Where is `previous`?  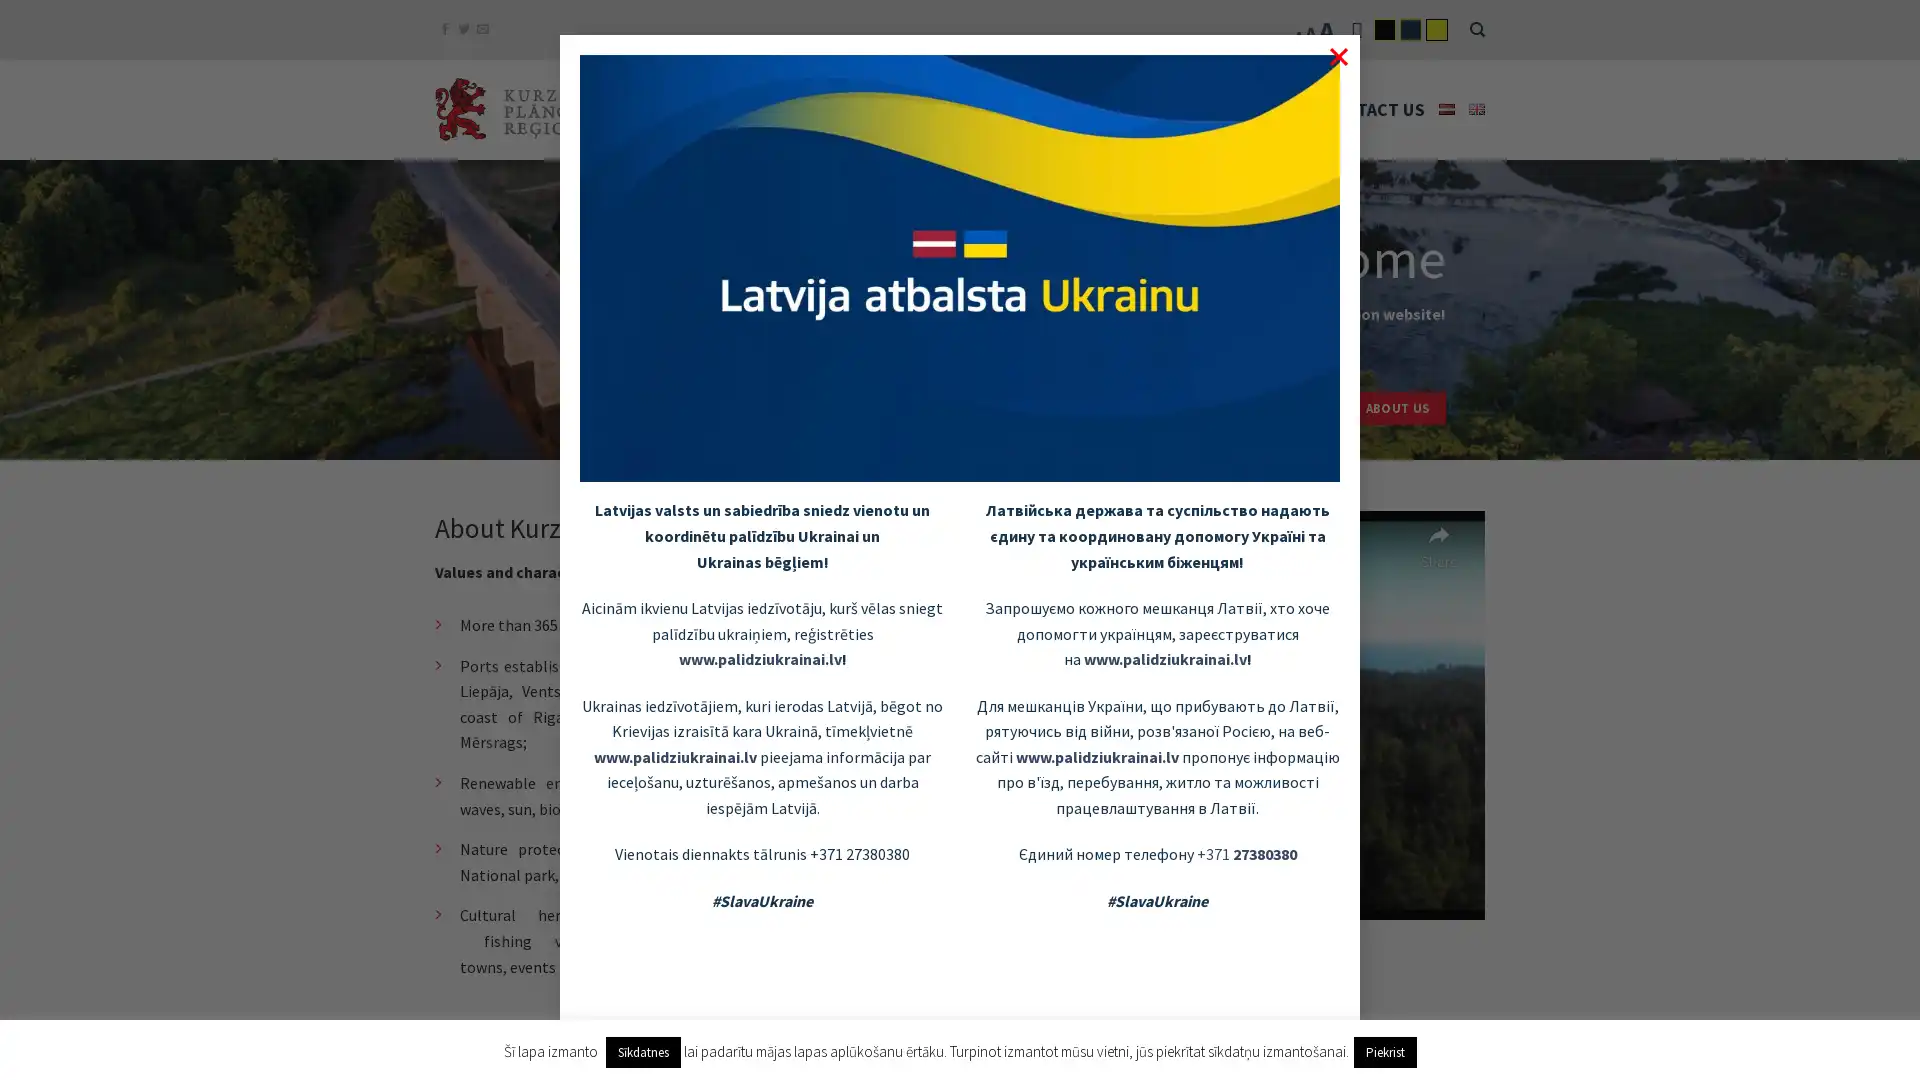
previous is located at coordinates (62, 308).